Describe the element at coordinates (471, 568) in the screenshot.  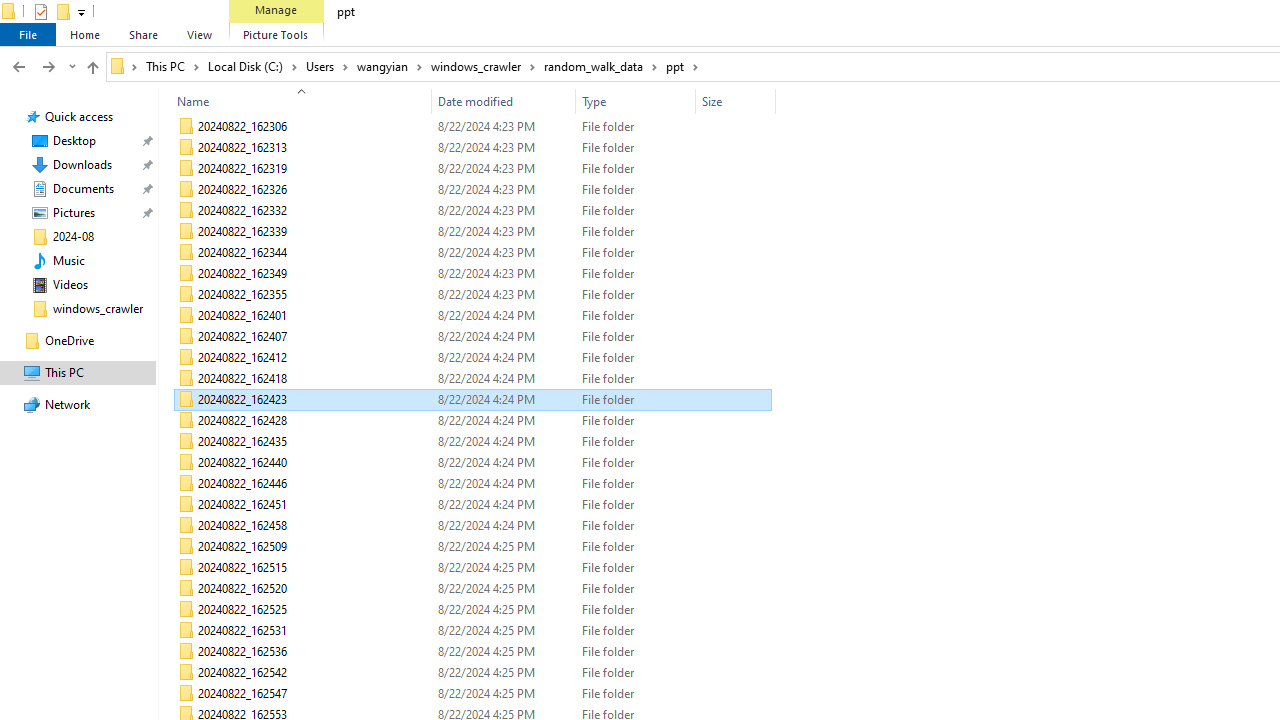
I see `'20240822_162515'` at that location.